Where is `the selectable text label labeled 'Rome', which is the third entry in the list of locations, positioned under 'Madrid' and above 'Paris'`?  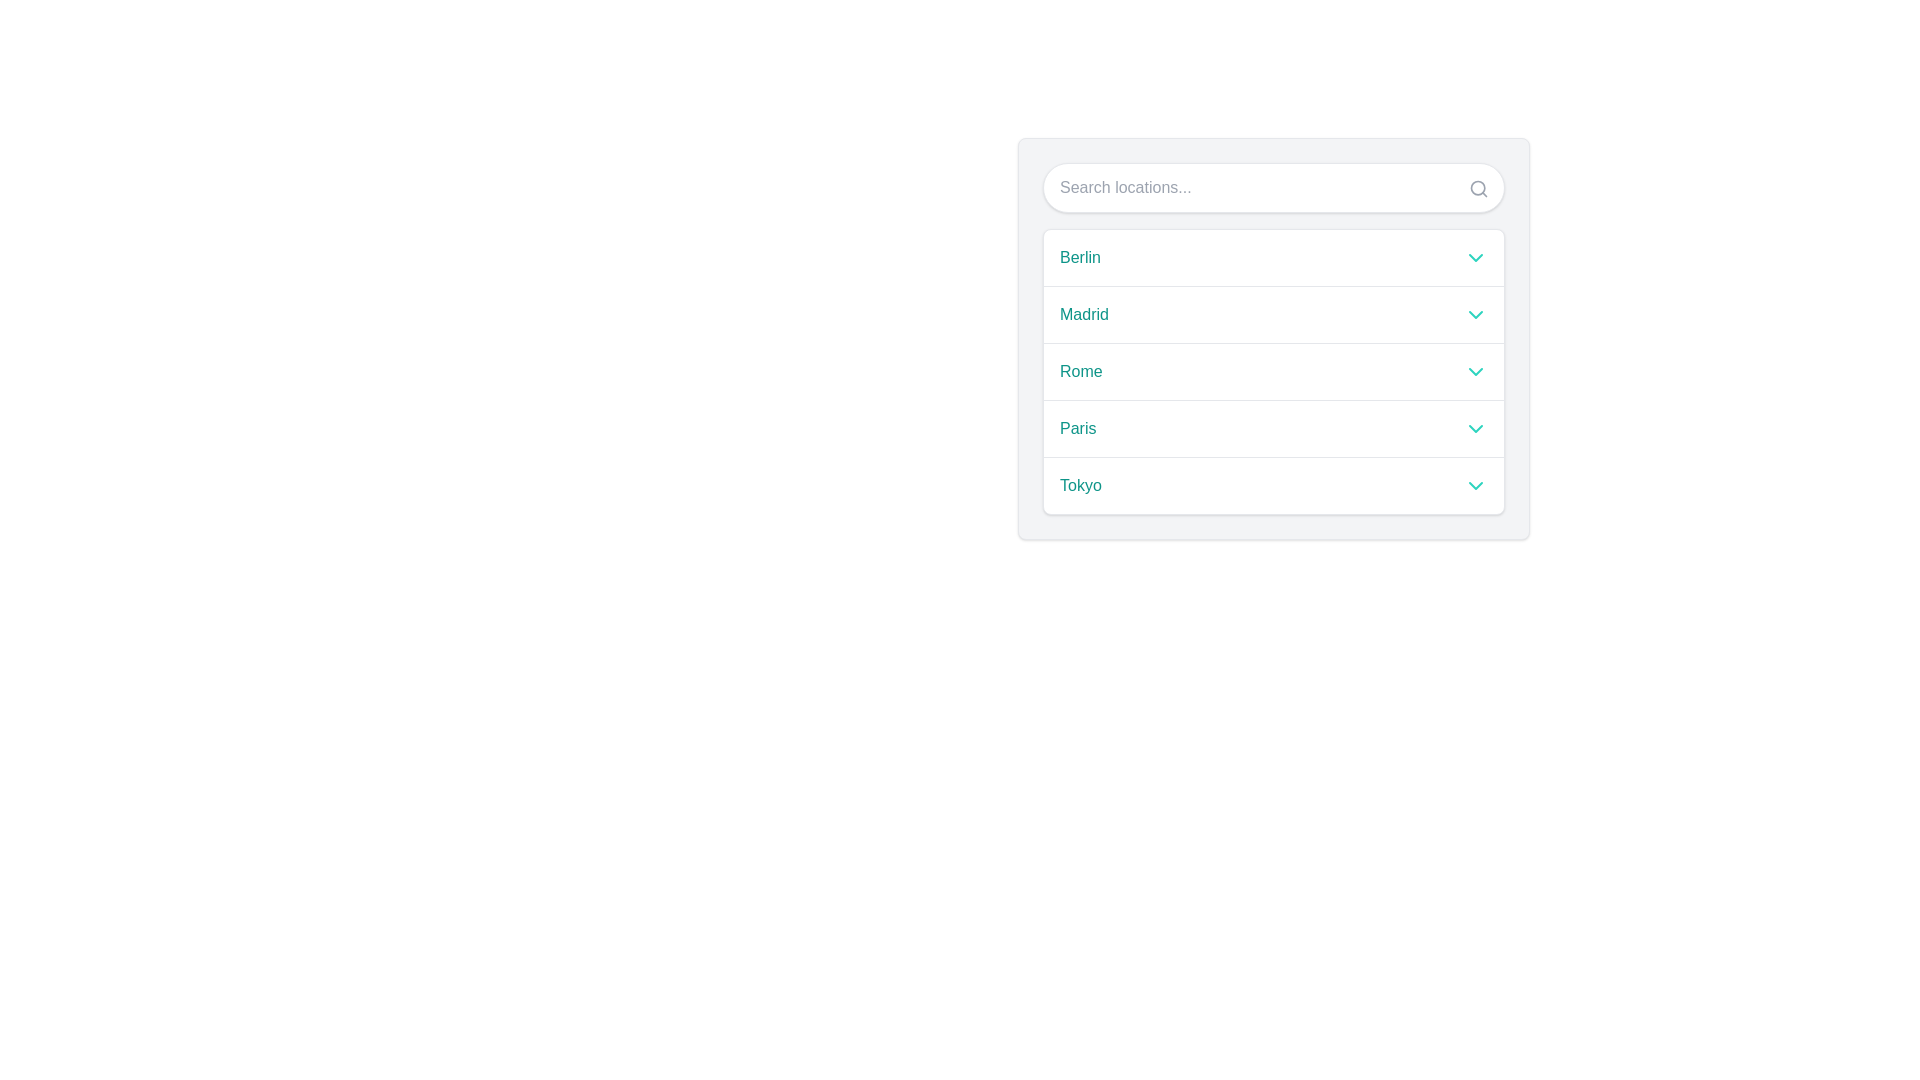 the selectable text label labeled 'Rome', which is the third entry in the list of locations, positioned under 'Madrid' and above 'Paris' is located at coordinates (1080, 371).